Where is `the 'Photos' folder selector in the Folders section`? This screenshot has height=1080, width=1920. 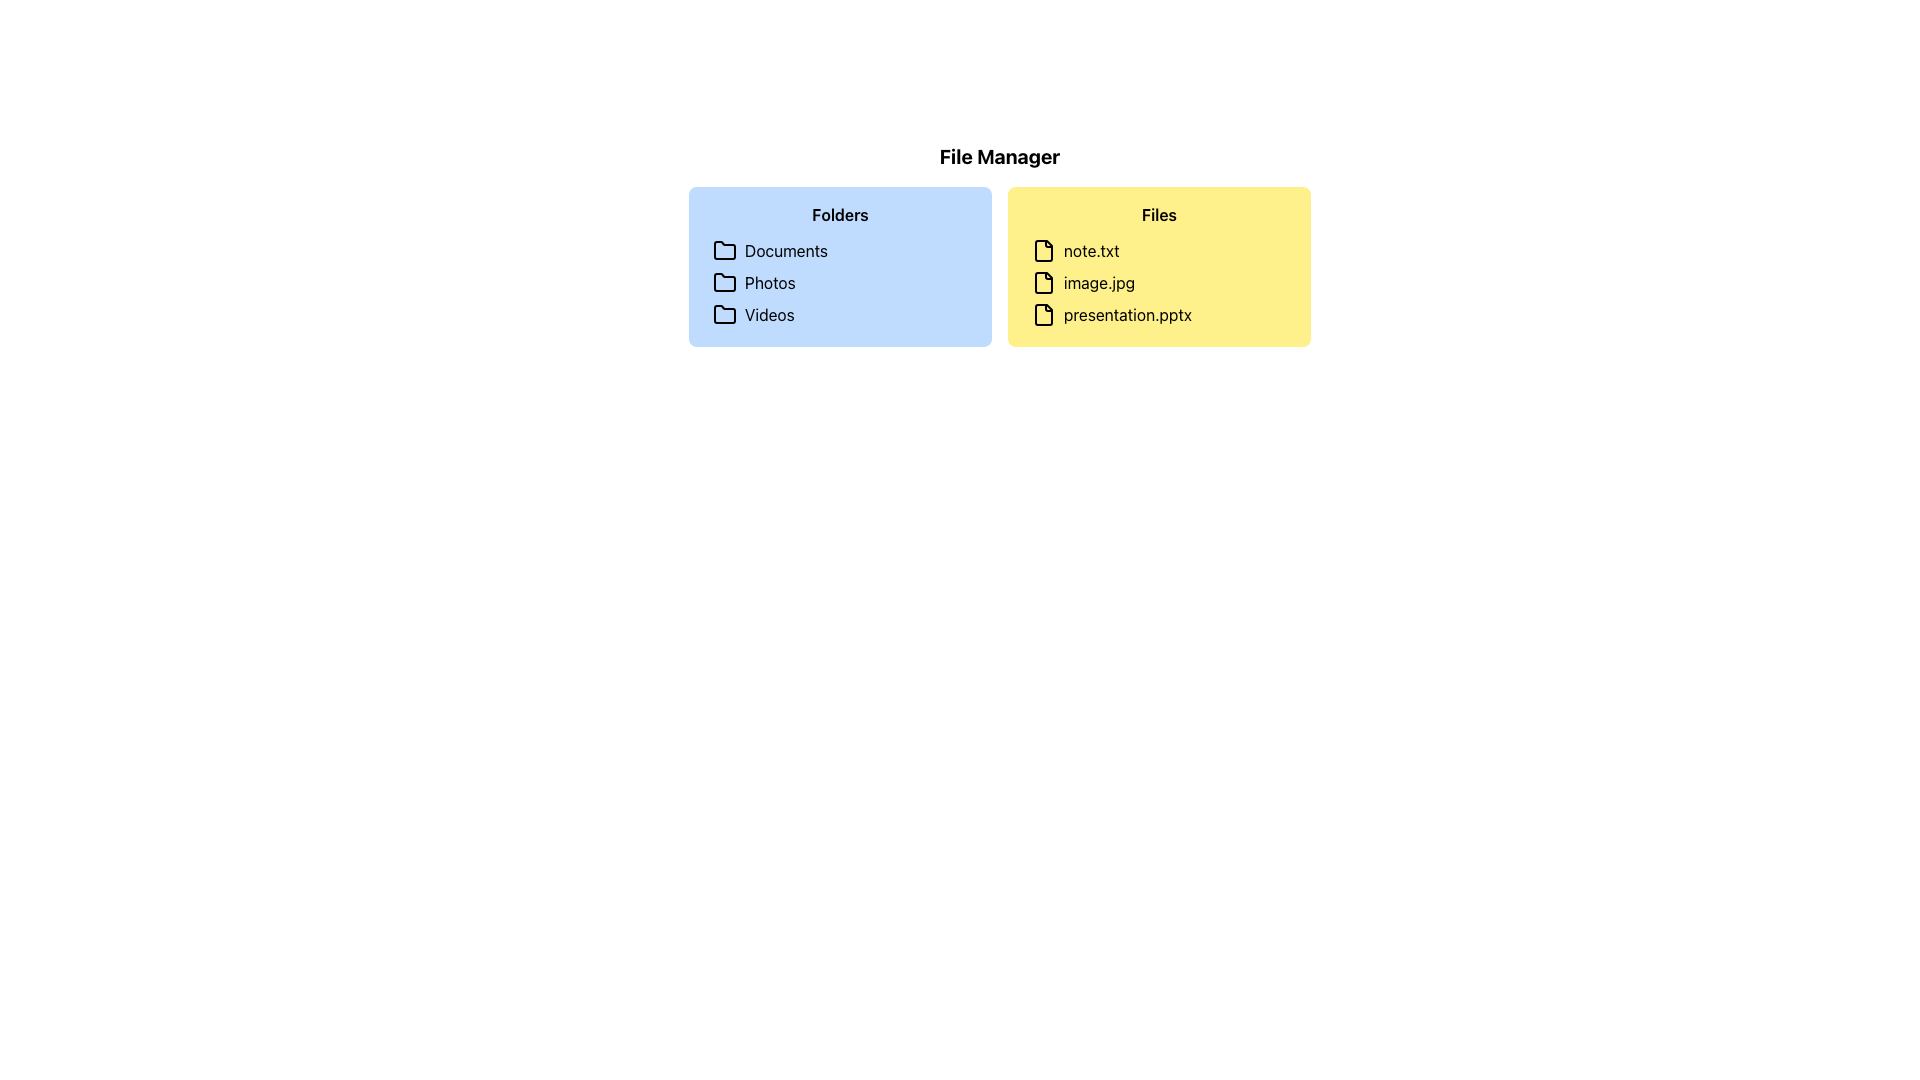 the 'Photos' folder selector in the Folders section is located at coordinates (840, 282).